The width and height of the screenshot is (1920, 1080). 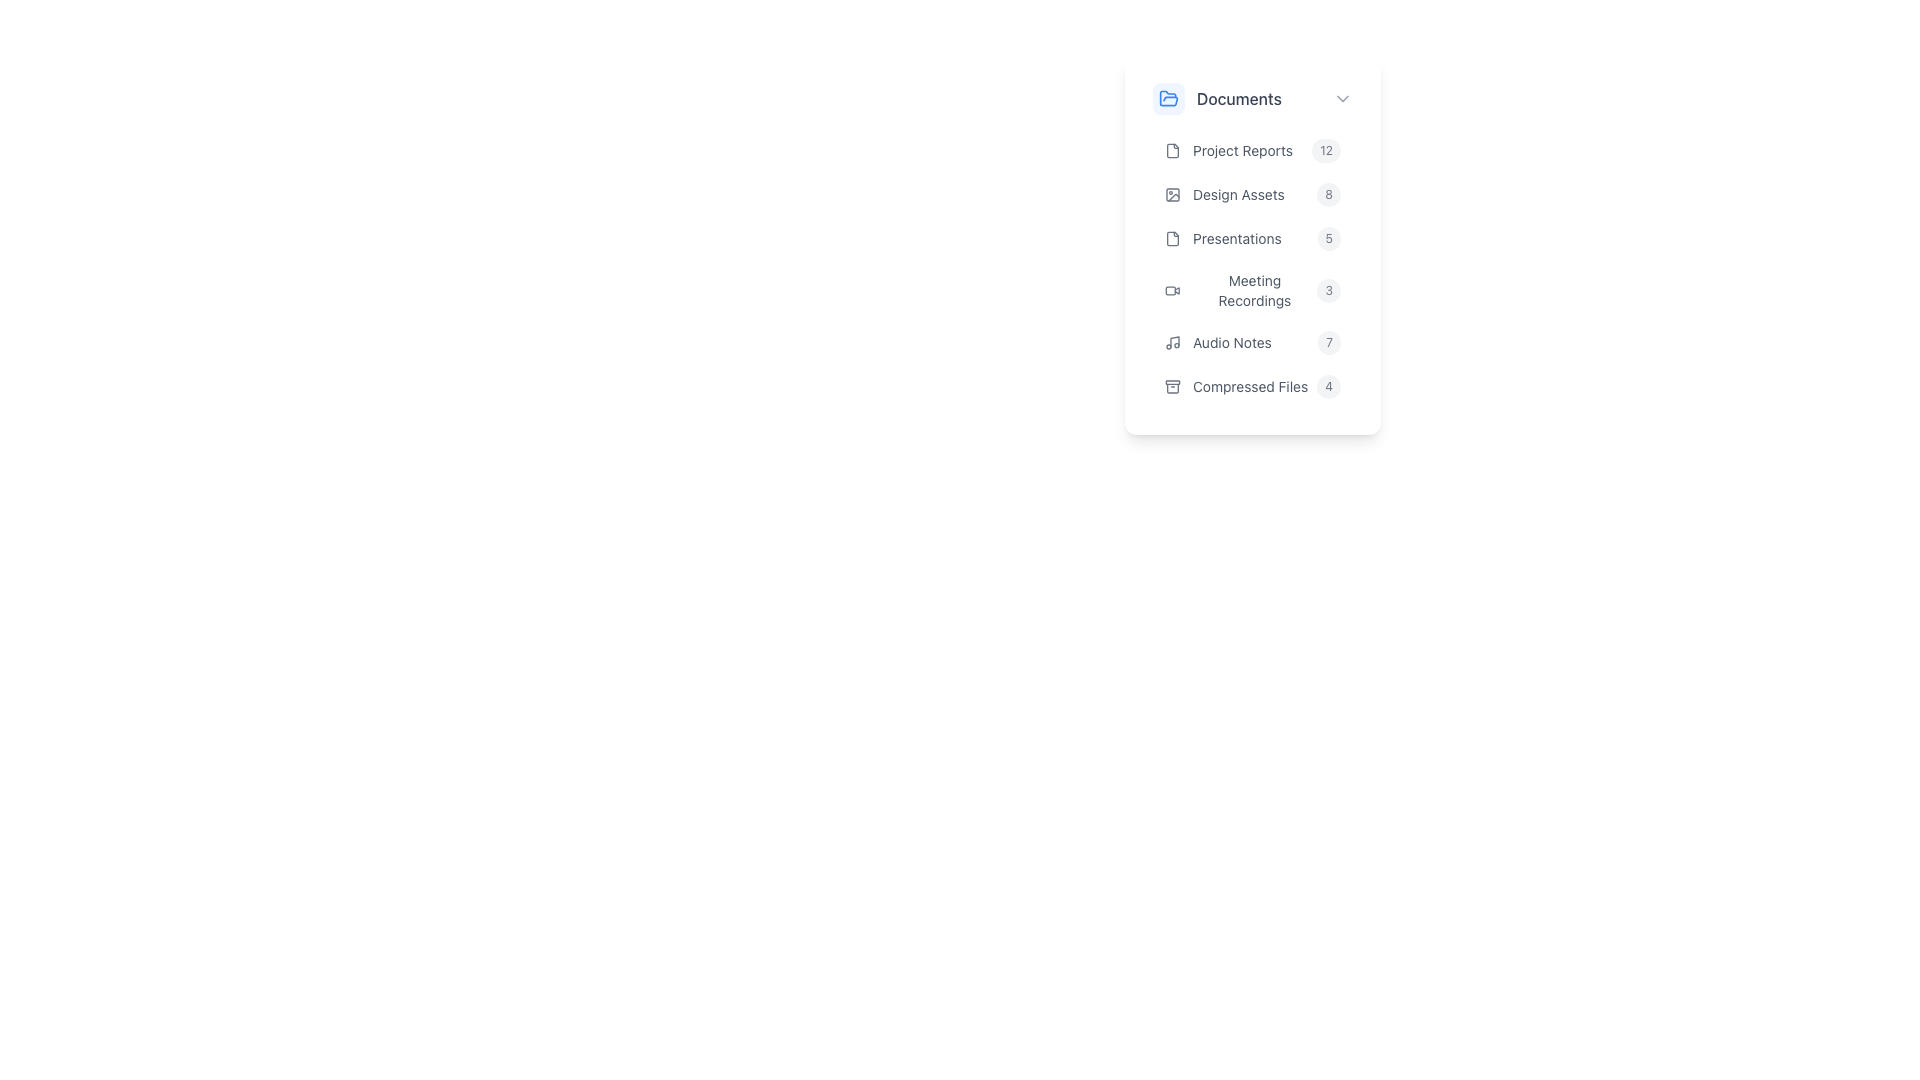 I want to click on the Static Text Label identifying a menu item under the 'Documents' category, which is the second text component following a file icon, so click(x=1242, y=149).